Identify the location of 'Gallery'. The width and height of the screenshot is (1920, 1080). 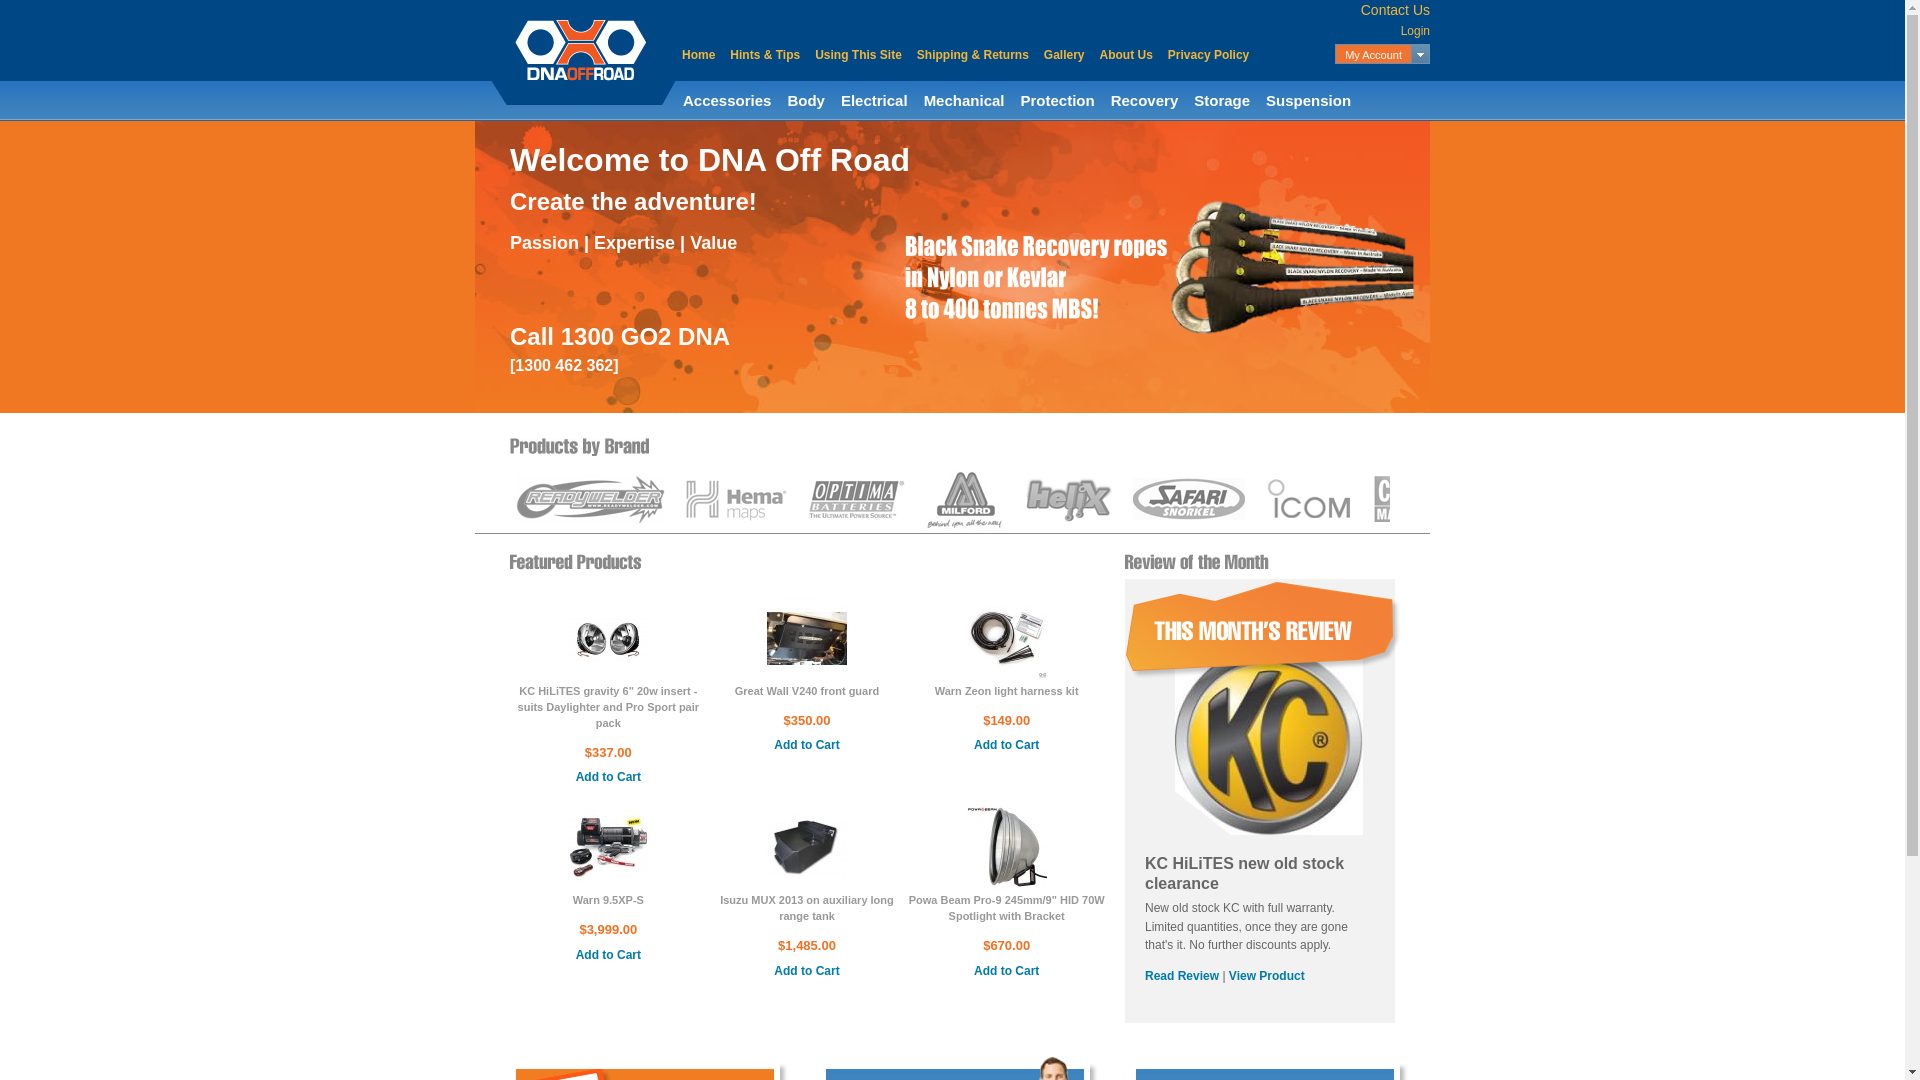
(1063, 53).